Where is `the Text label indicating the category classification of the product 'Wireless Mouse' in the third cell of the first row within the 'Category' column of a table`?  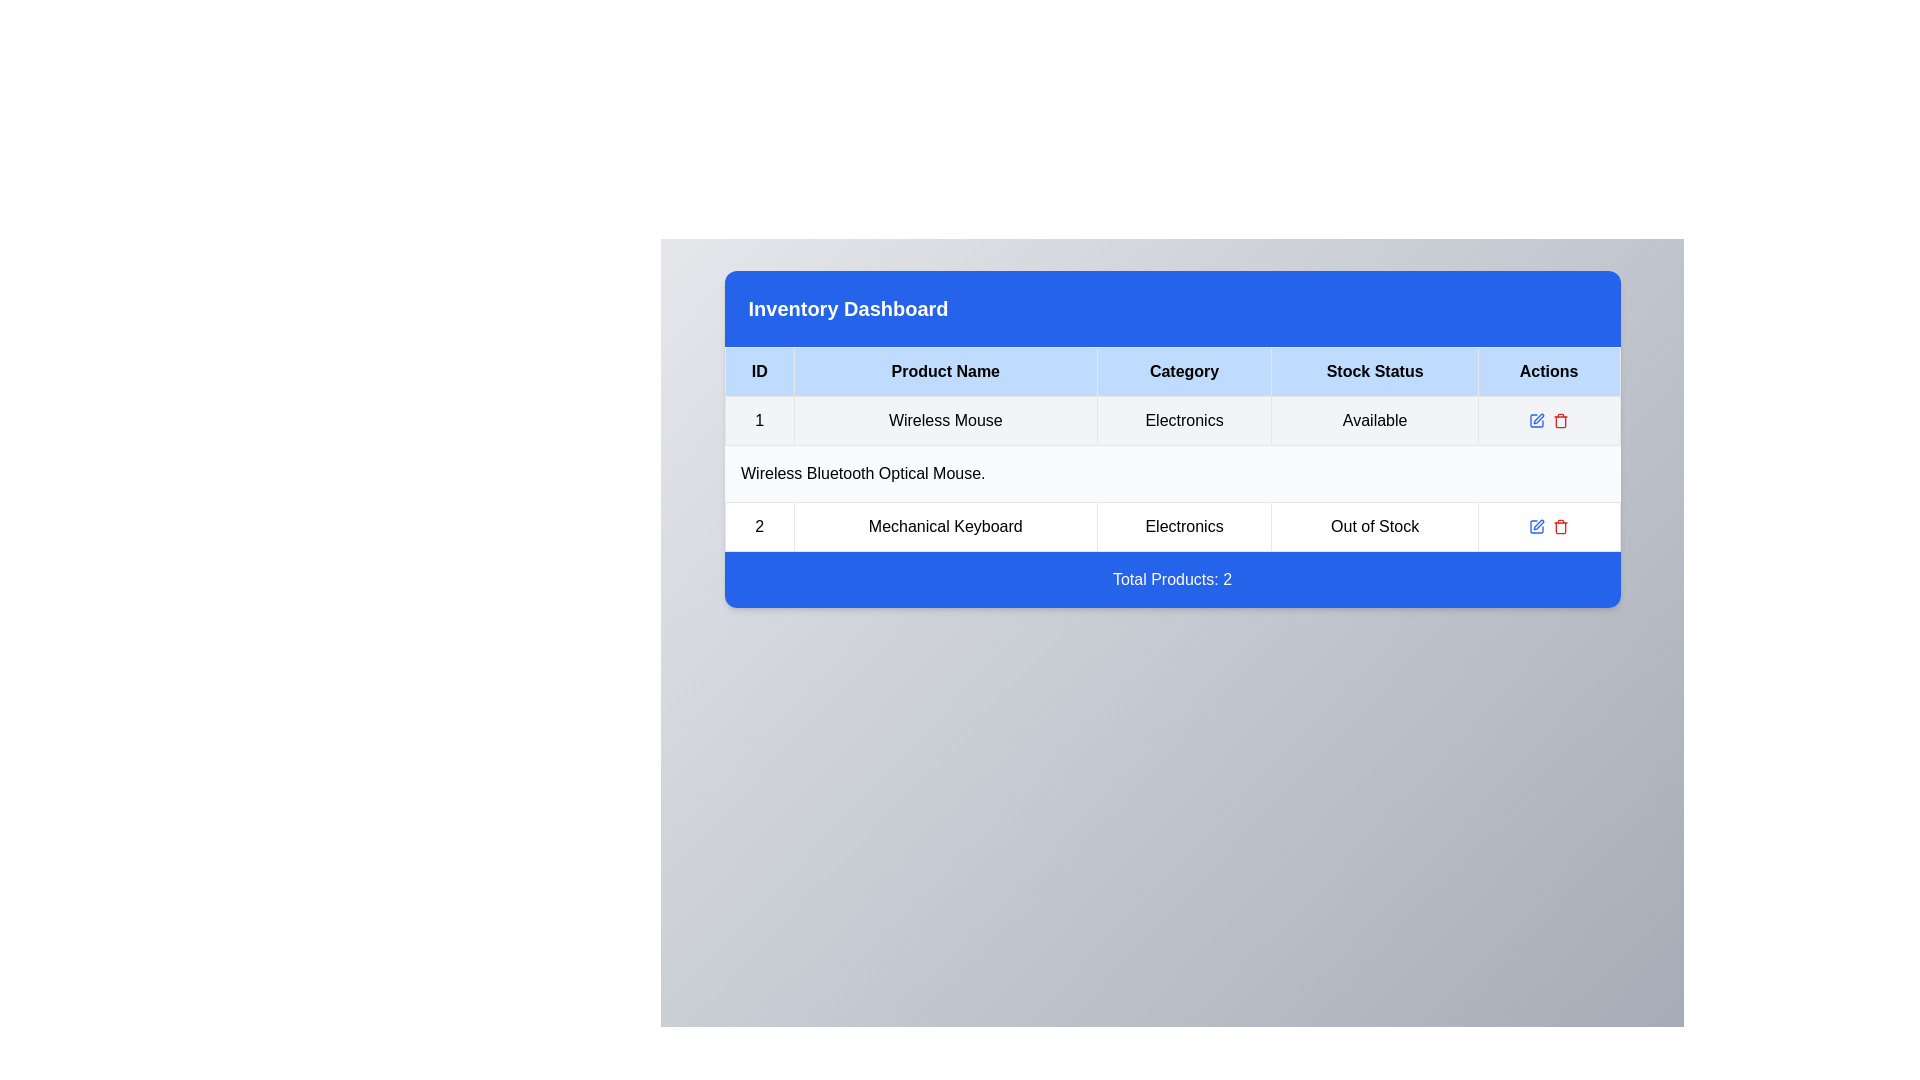
the Text label indicating the category classification of the product 'Wireless Mouse' in the third cell of the first row within the 'Category' column of a table is located at coordinates (1184, 419).